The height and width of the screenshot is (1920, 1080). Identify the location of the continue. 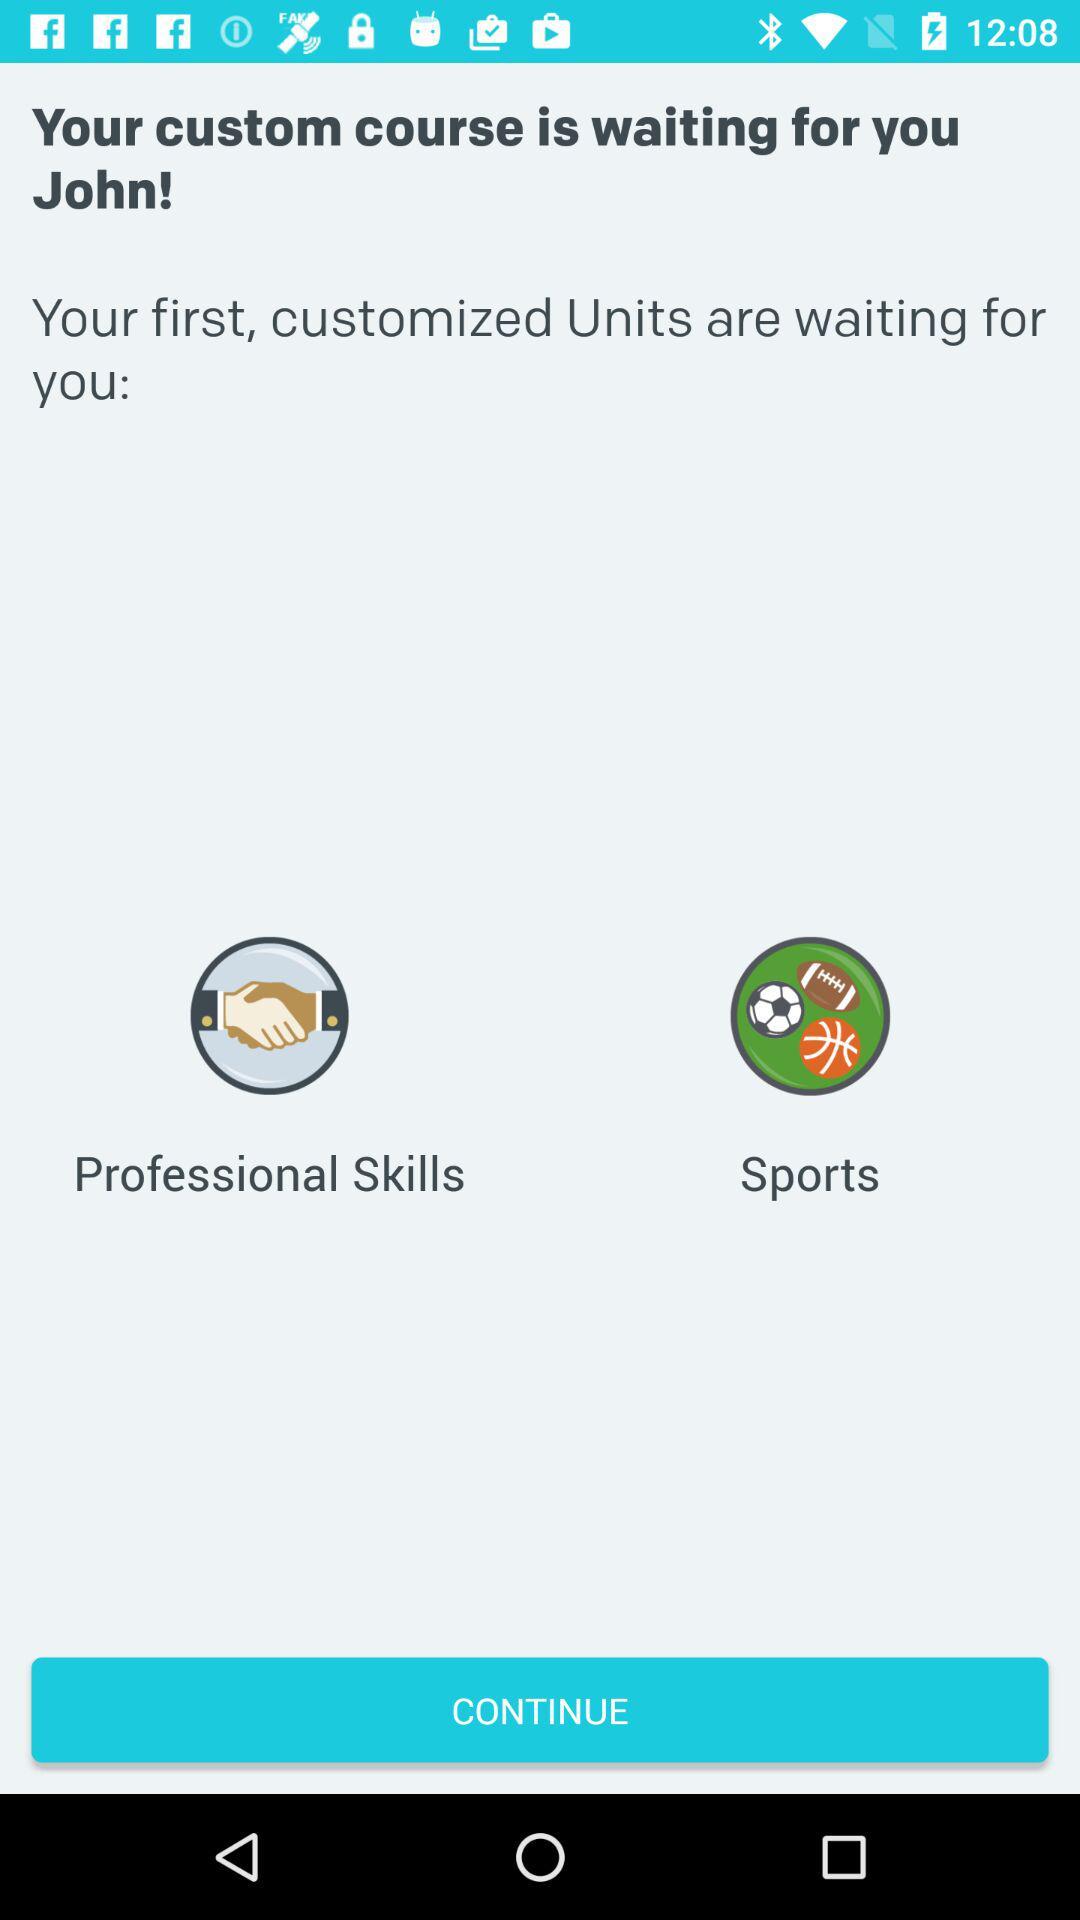
(540, 1708).